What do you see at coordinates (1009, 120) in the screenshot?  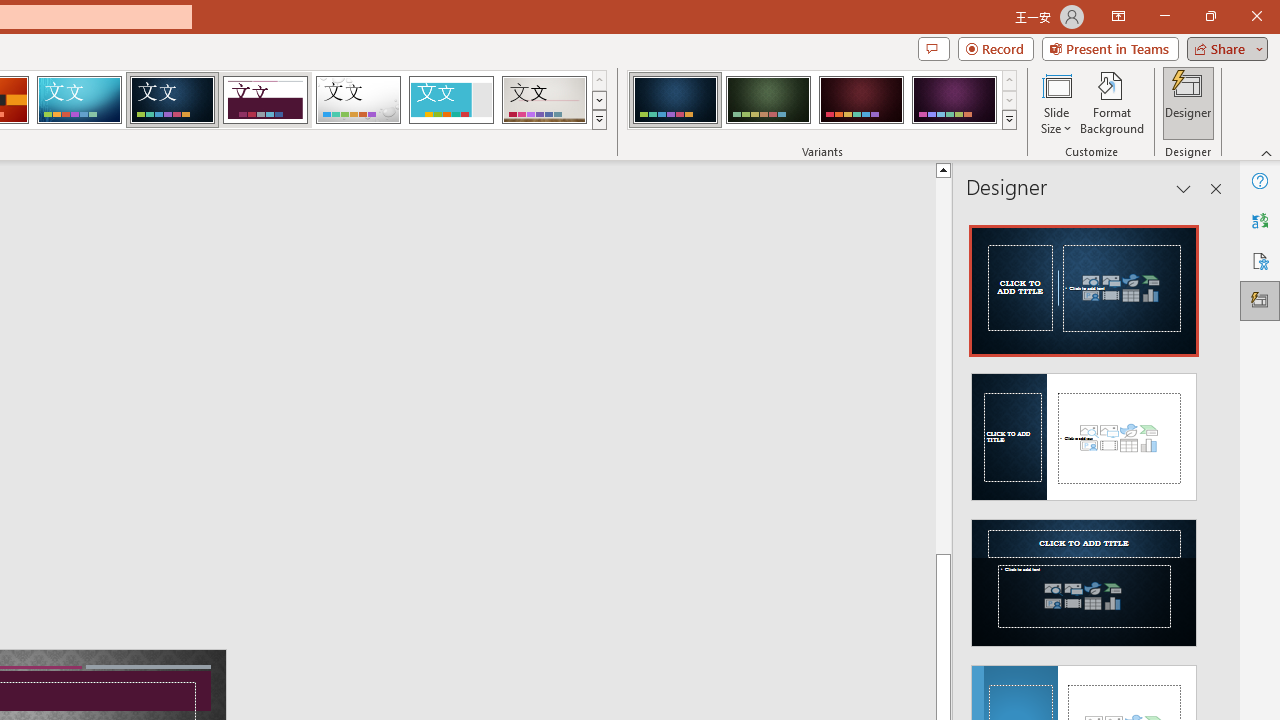 I see `'Variants'` at bounding box center [1009, 120].